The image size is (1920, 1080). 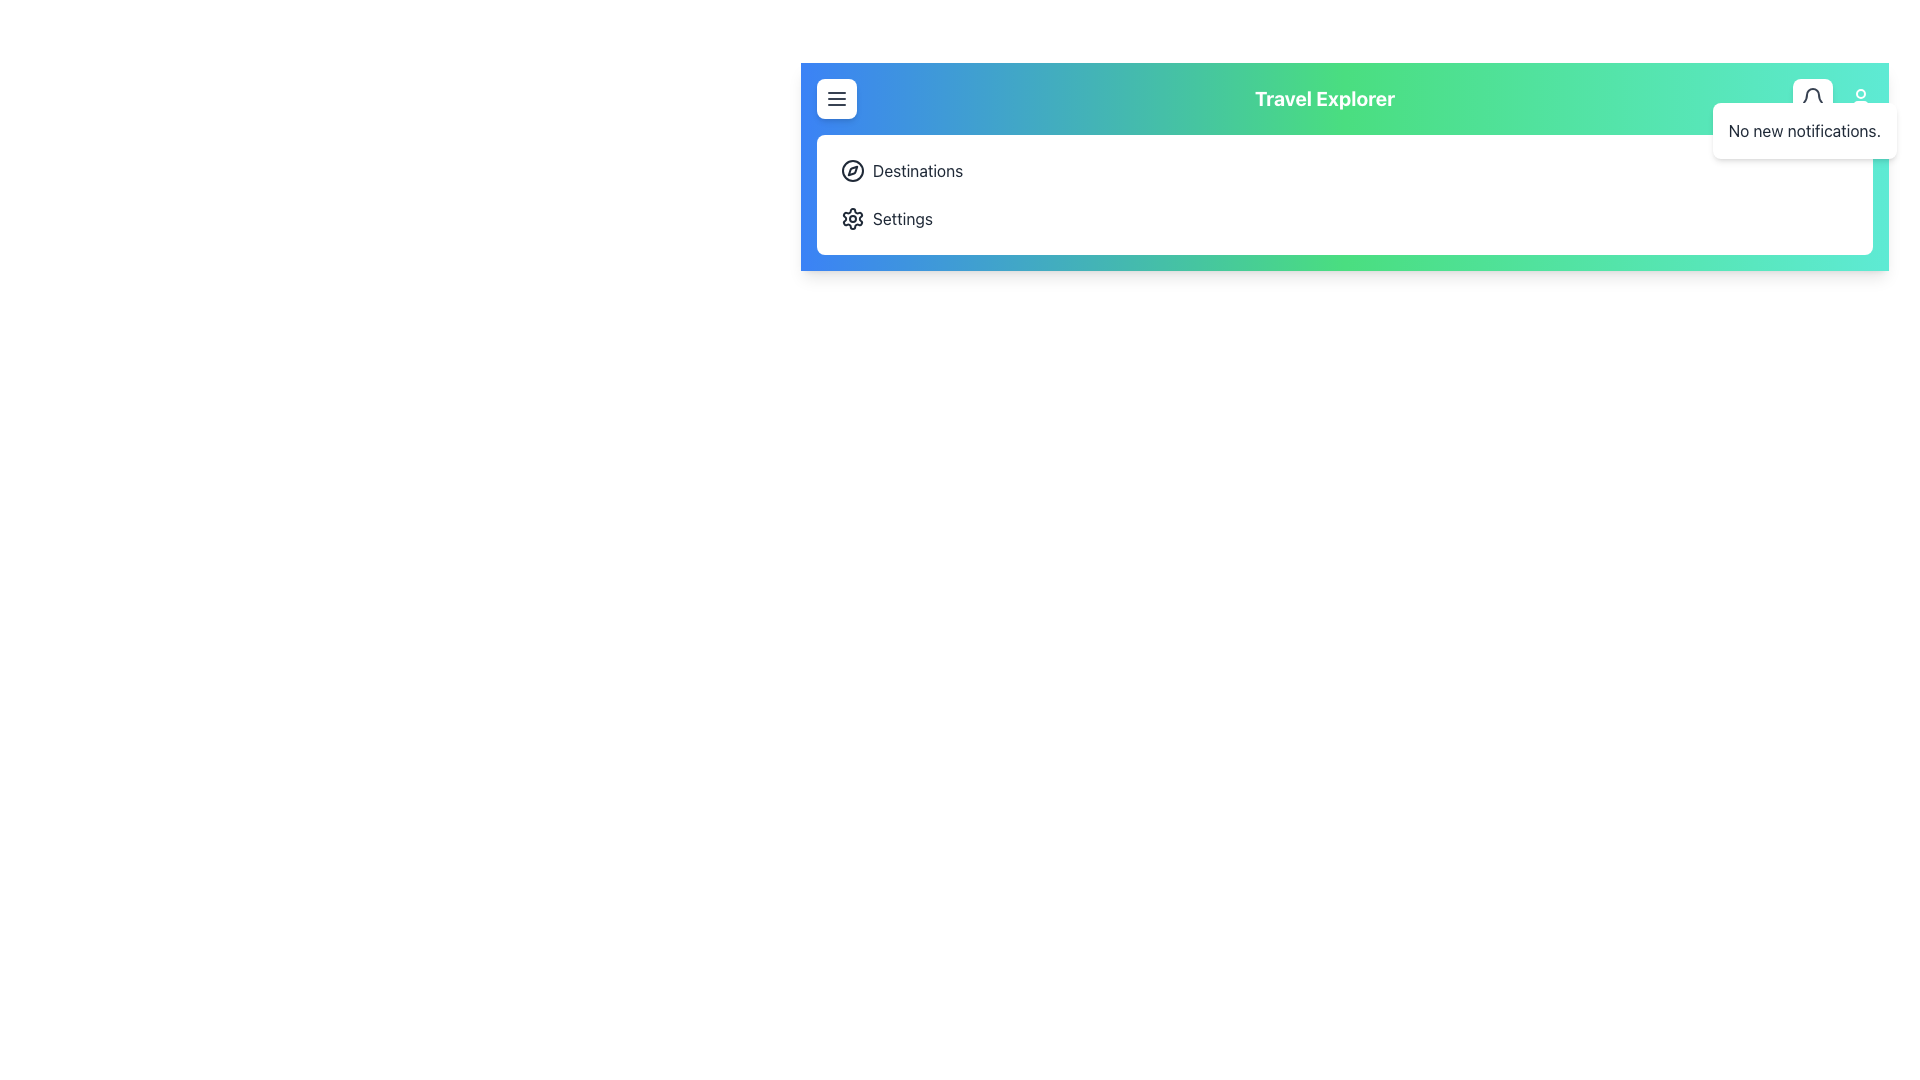 What do you see at coordinates (836, 99) in the screenshot?
I see `the menu icon consisting of three horizontal lines stacked vertically, located at the top-left corner of the interface, next to 'Travel Explorer'` at bounding box center [836, 99].